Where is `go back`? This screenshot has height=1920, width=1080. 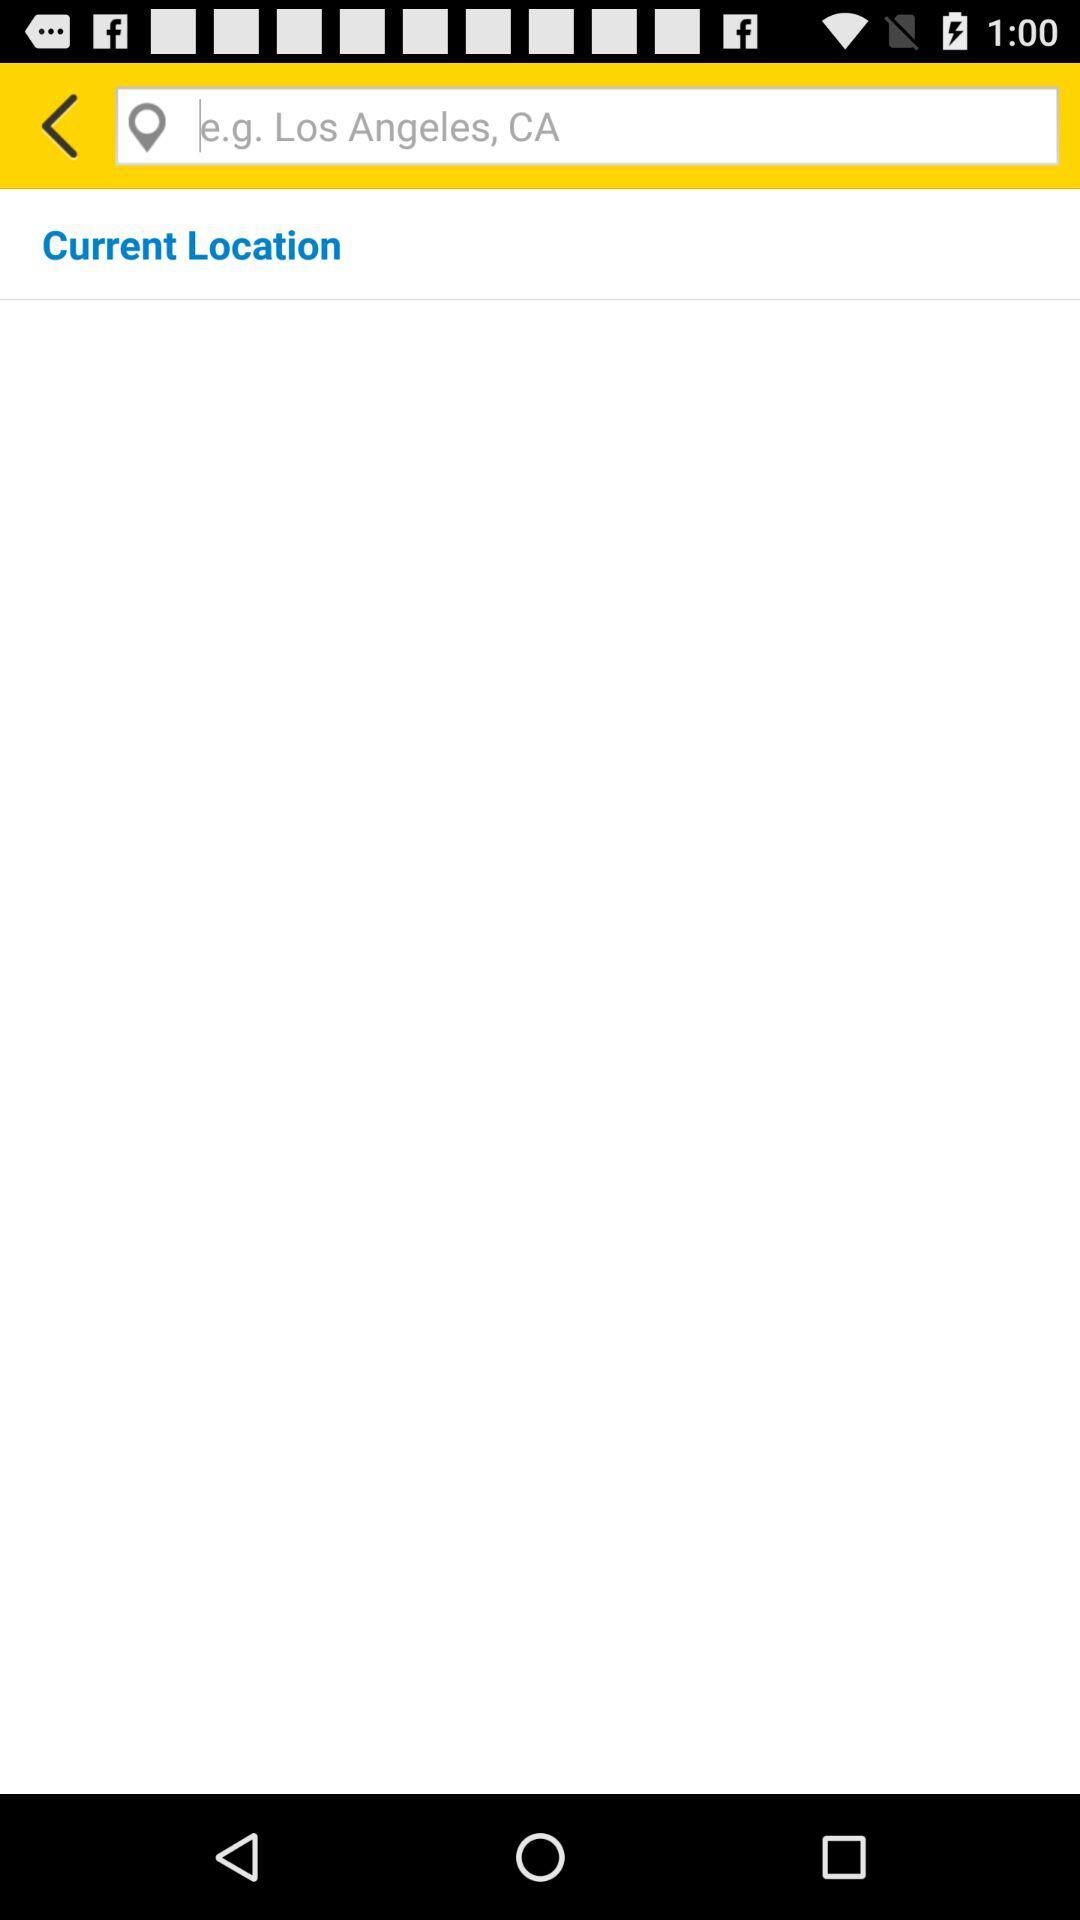 go back is located at coordinates (56, 124).